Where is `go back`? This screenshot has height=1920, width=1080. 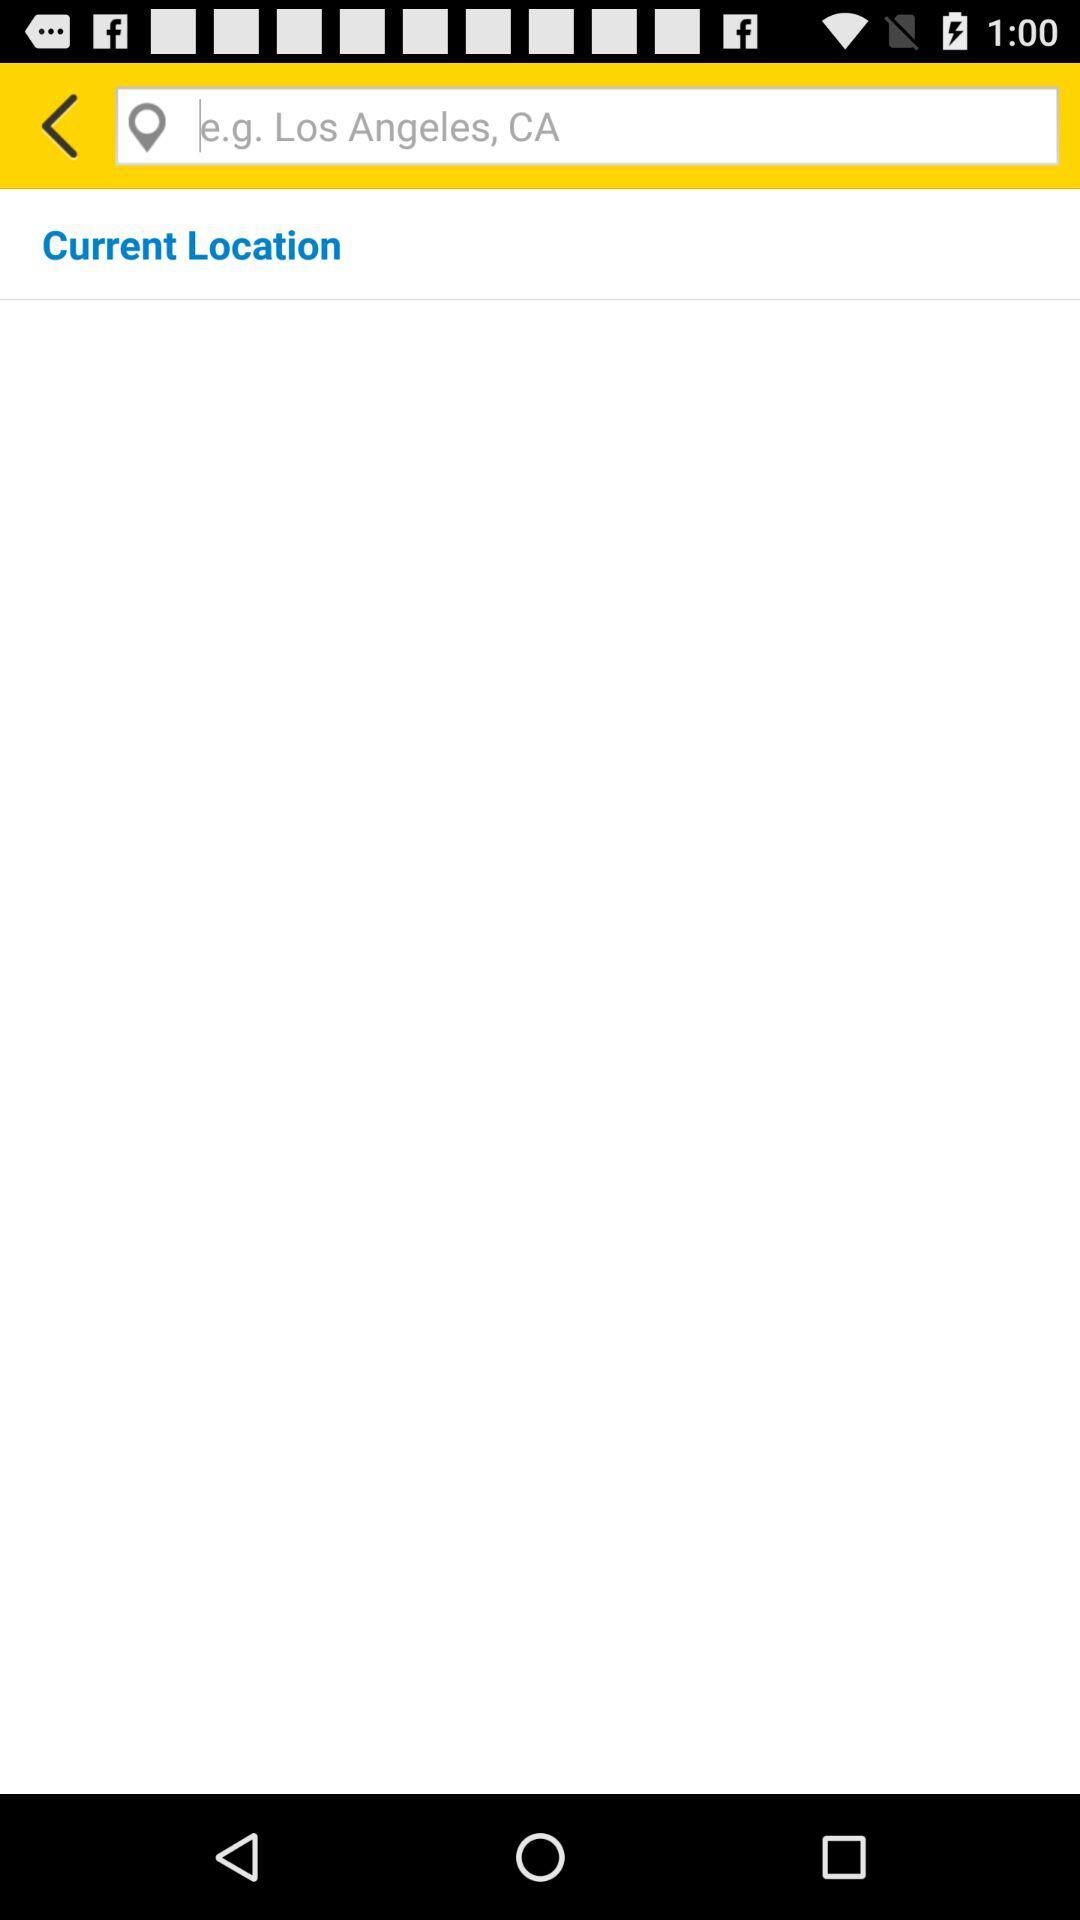 go back is located at coordinates (56, 124).